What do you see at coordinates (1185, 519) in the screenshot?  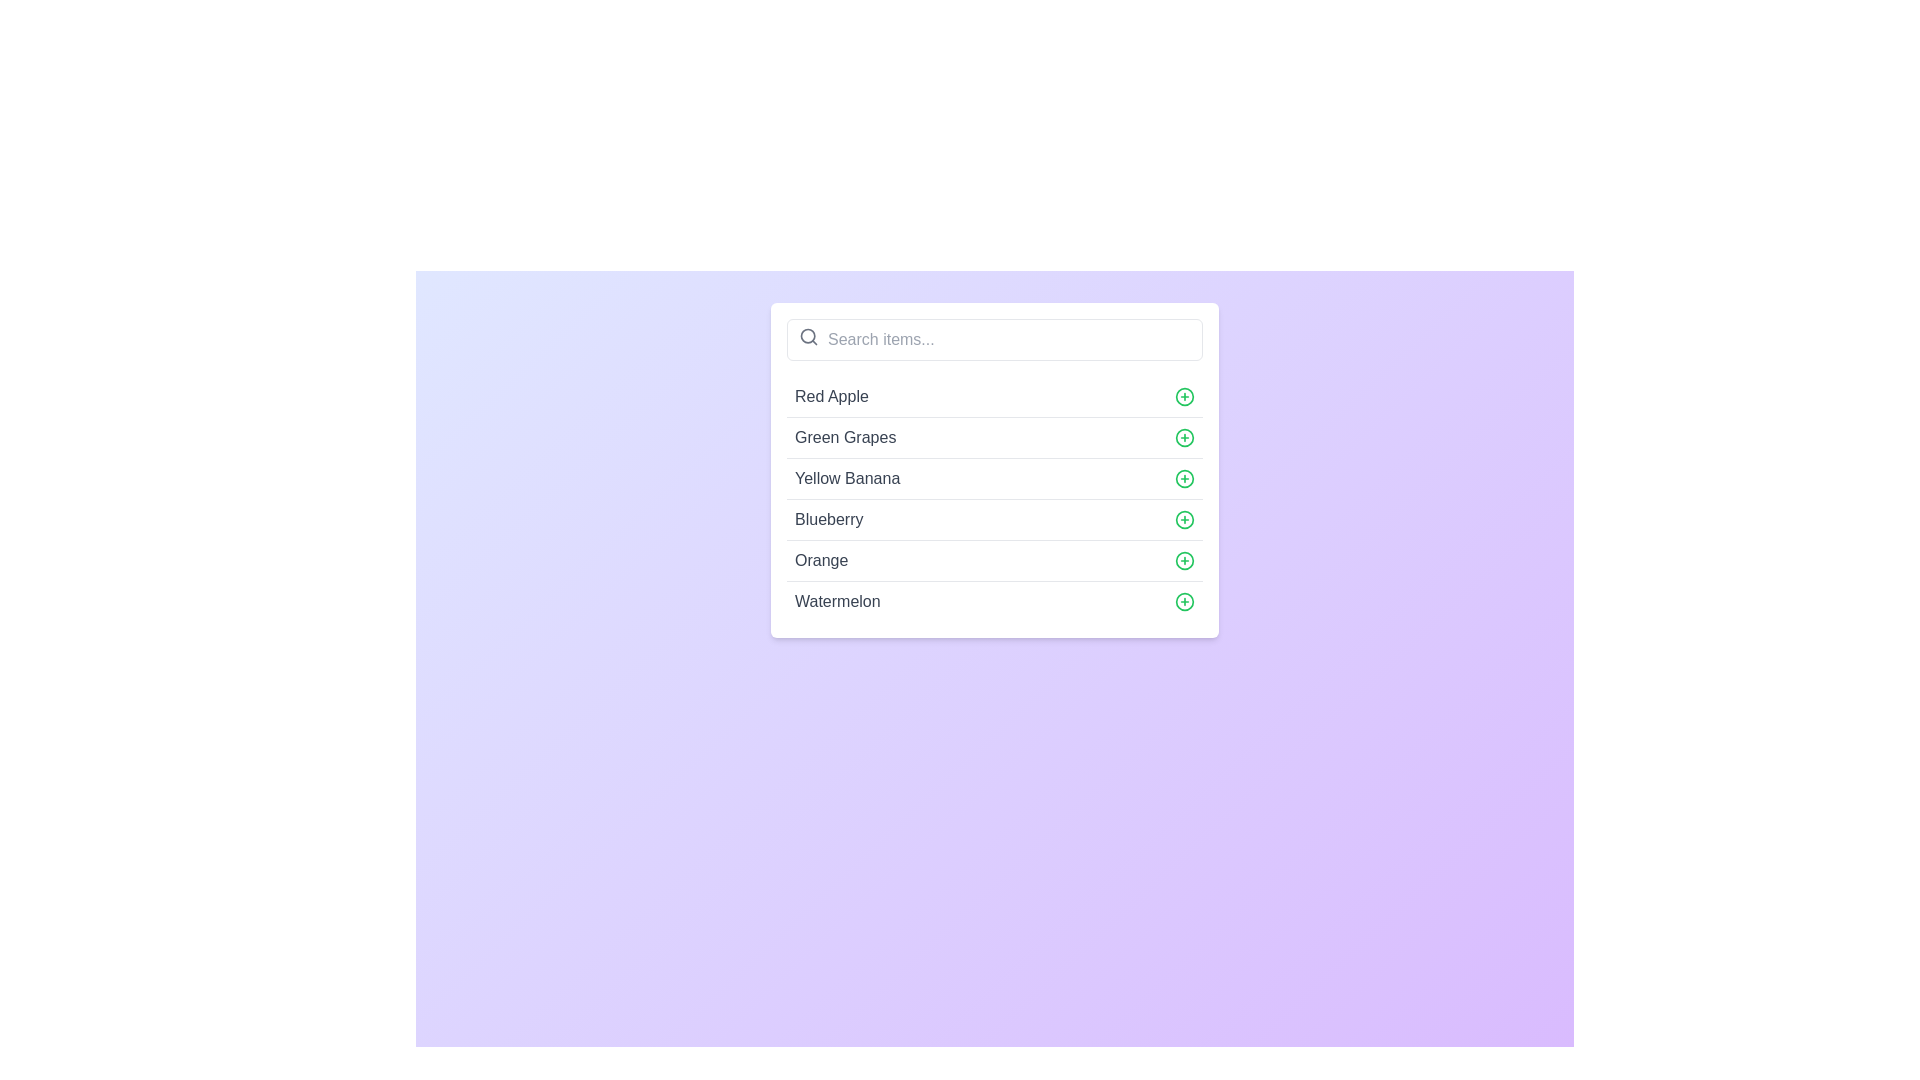 I see `the green circular '+' button located next to the text 'Blueberry'` at bounding box center [1185, 519].